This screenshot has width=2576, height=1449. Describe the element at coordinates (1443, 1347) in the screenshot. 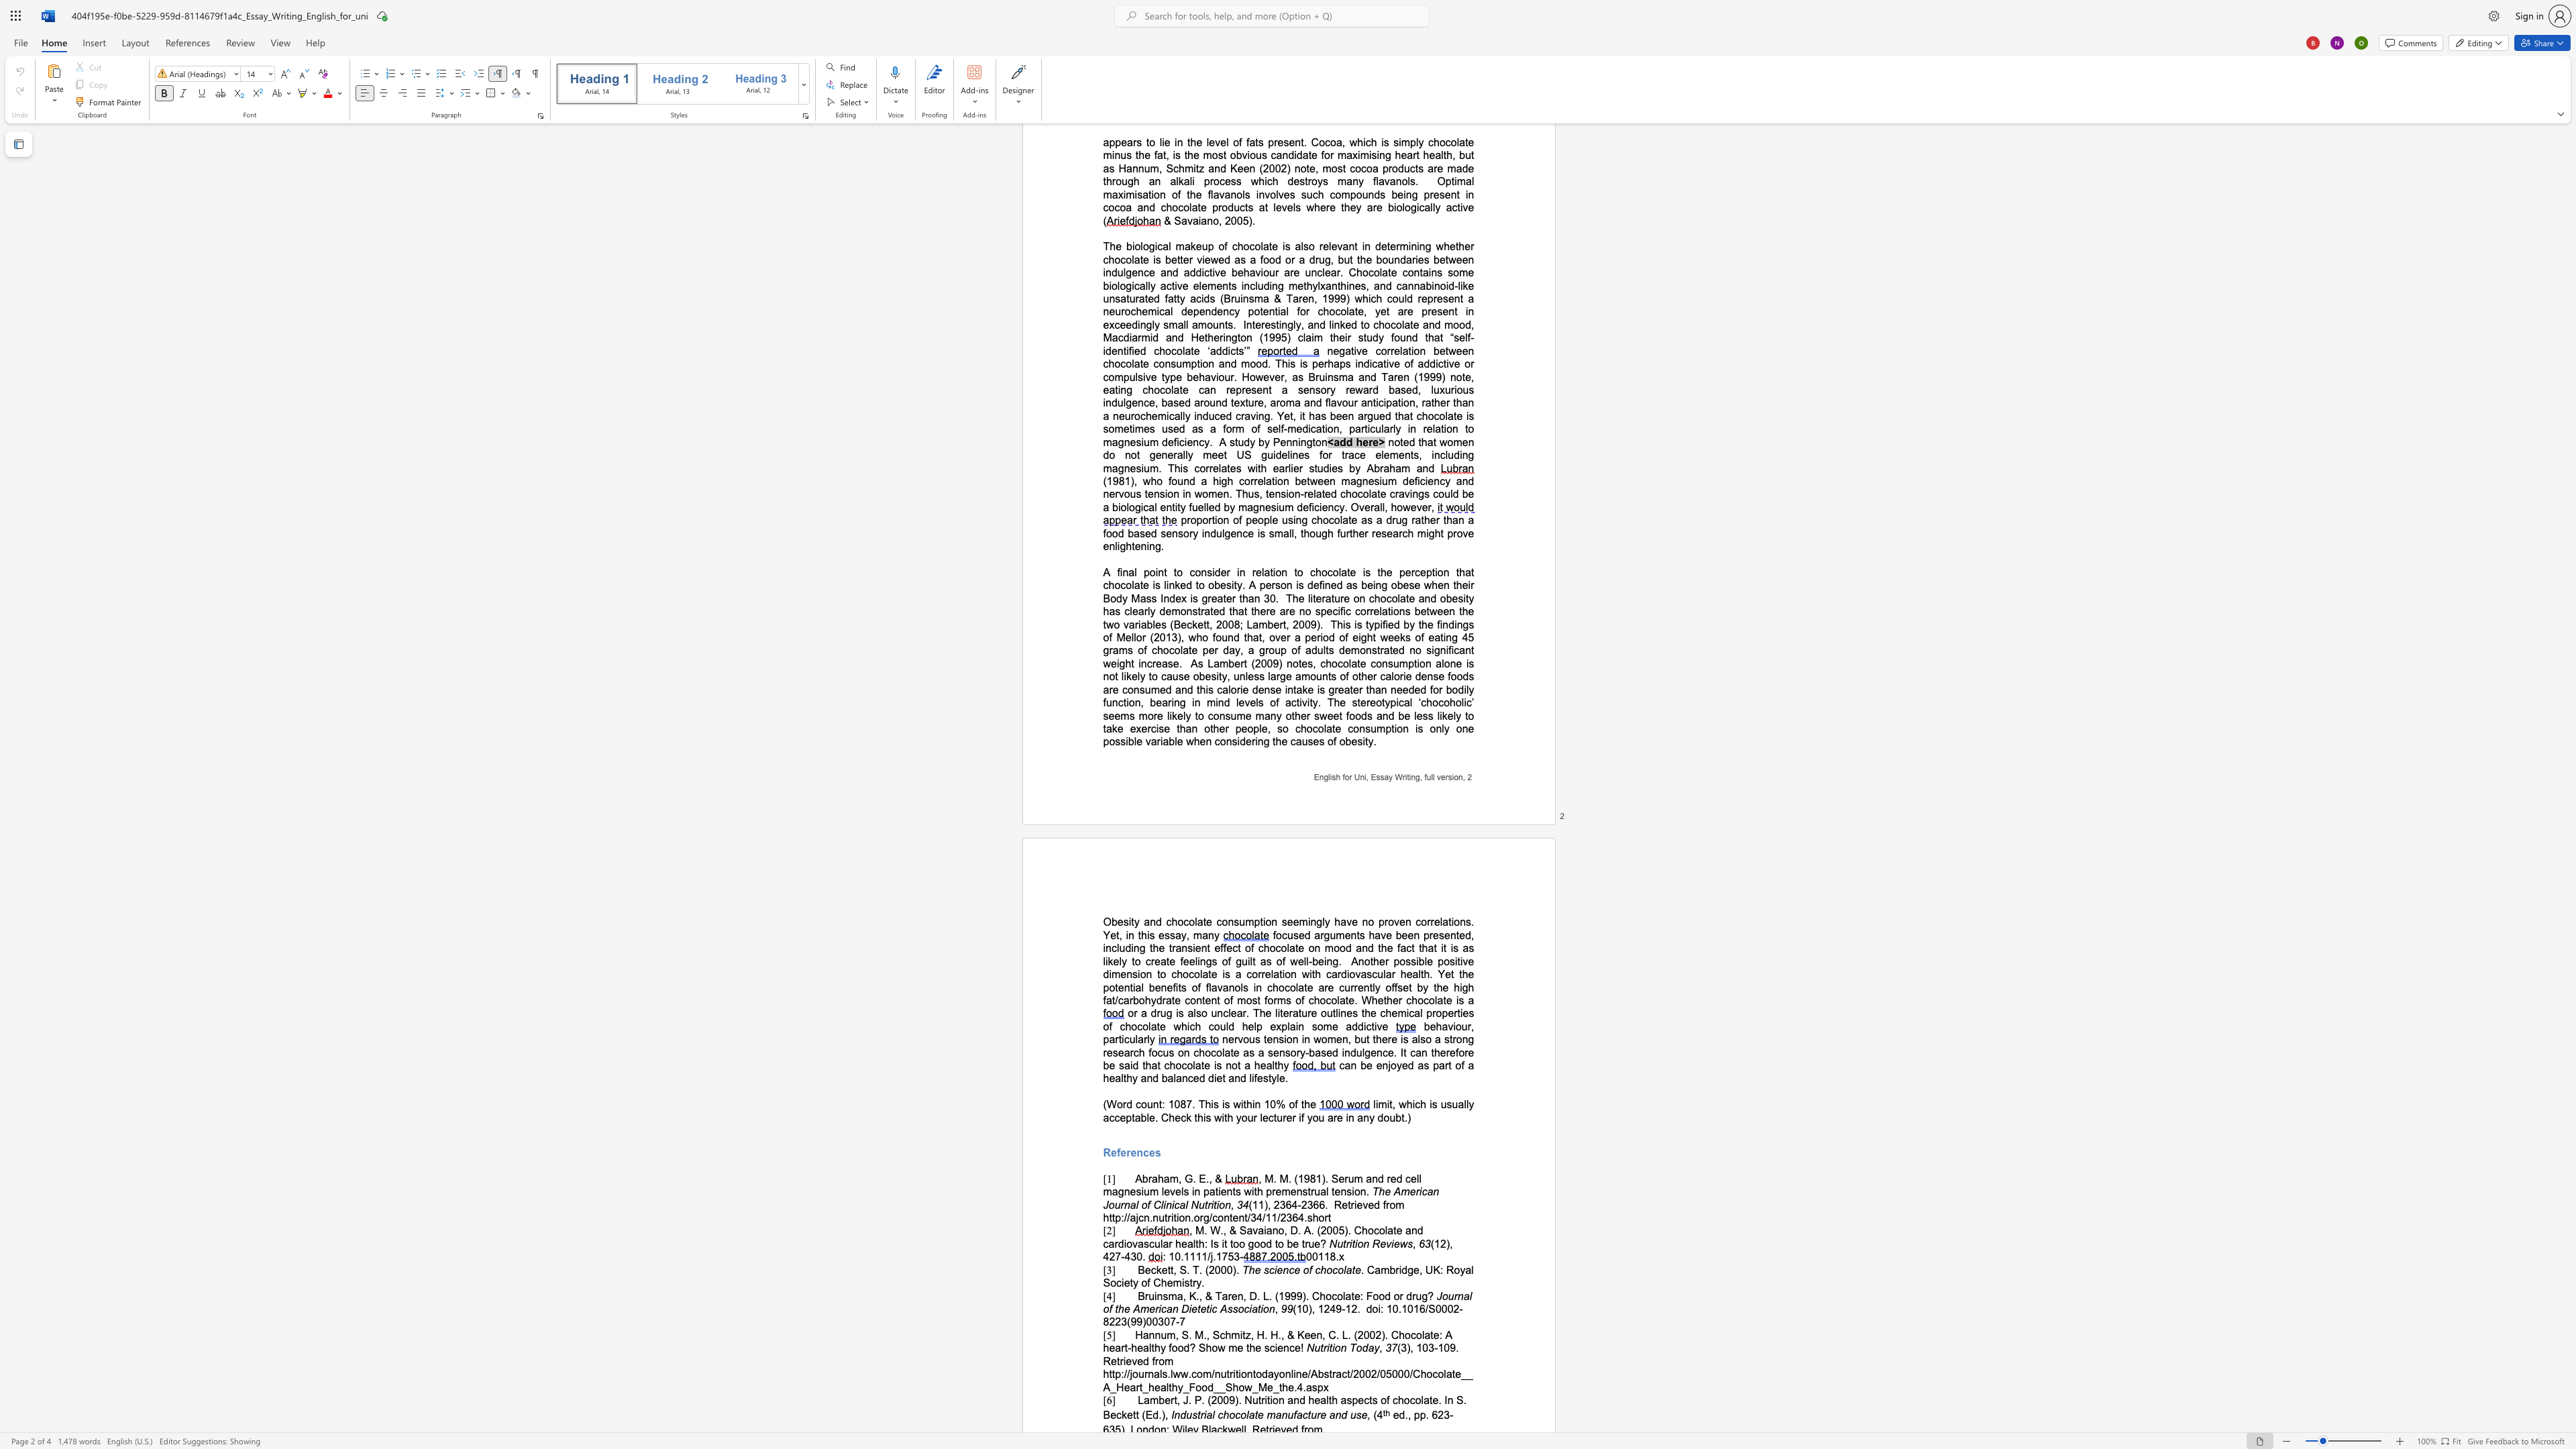

I see `the subset text "09" within the text "(3), 103-109"` at that location.